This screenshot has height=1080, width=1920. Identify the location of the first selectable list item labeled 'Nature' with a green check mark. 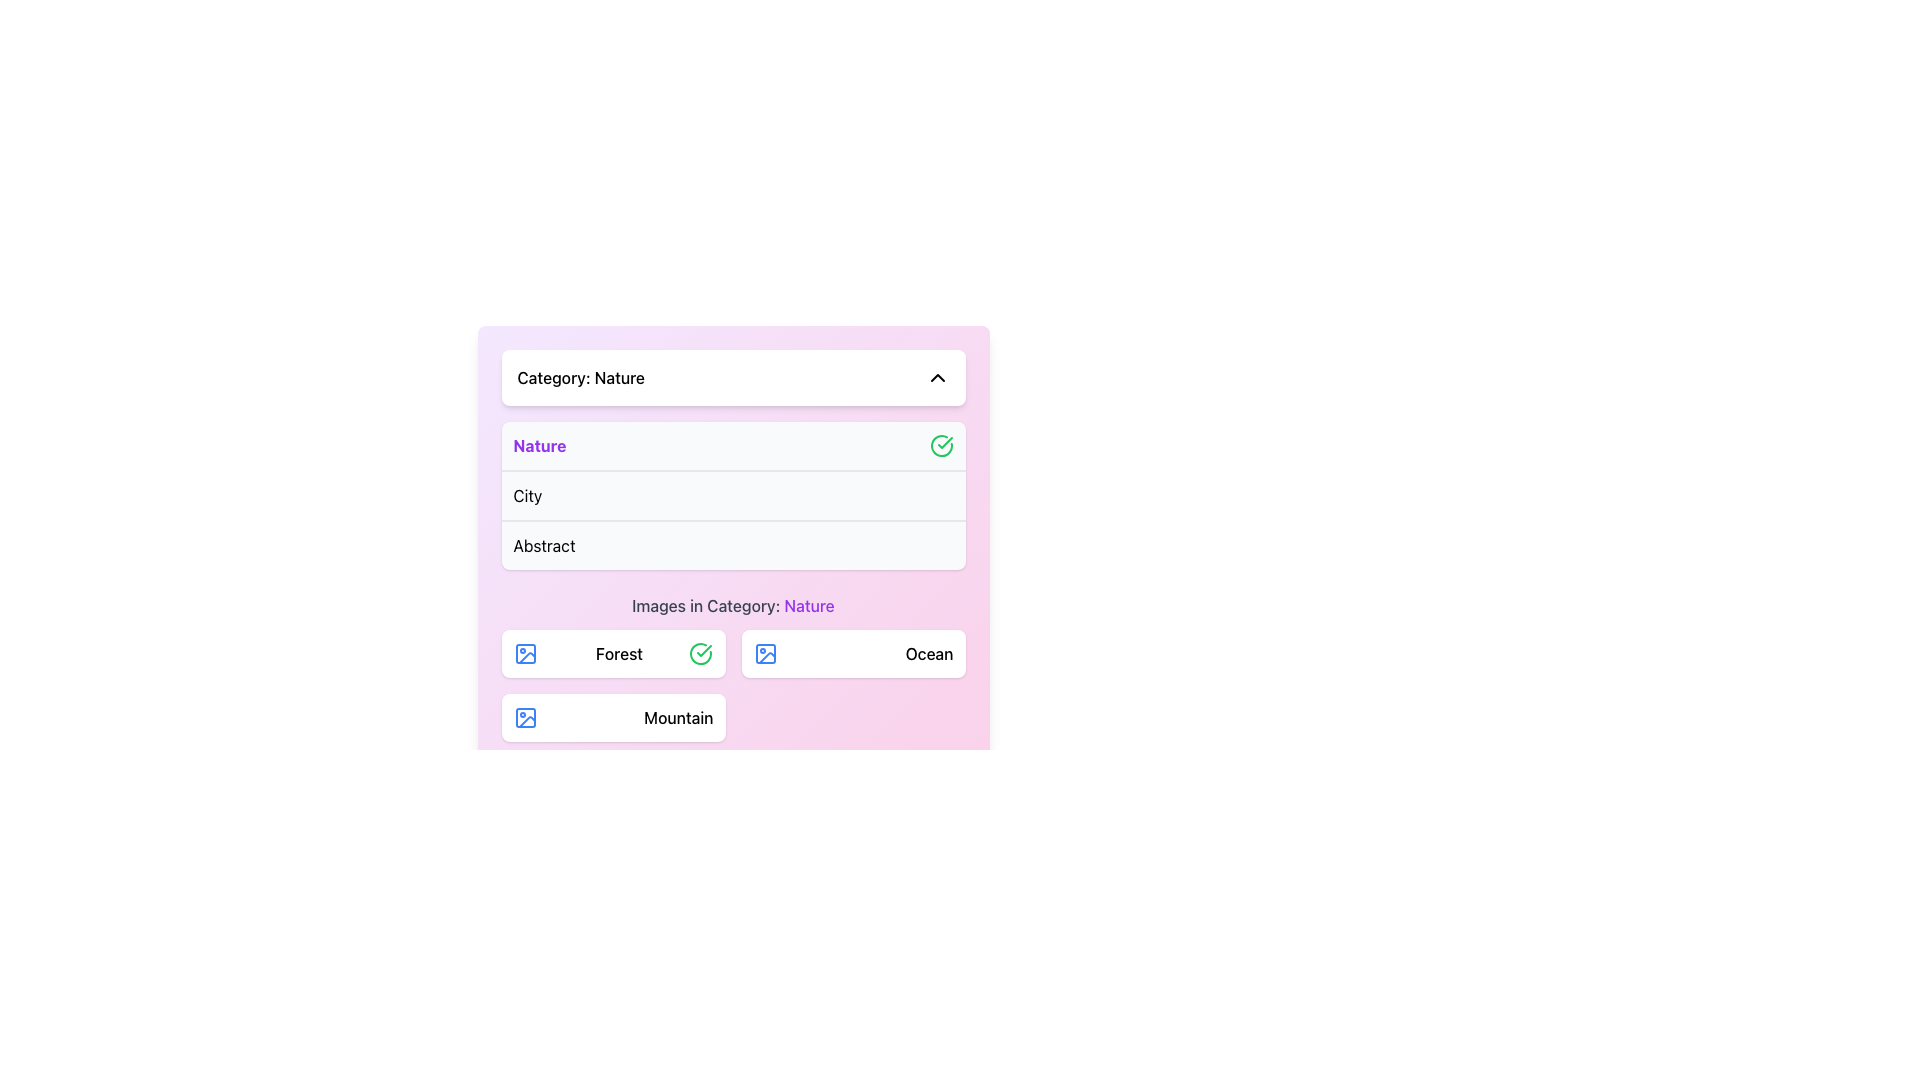
(732, 445).